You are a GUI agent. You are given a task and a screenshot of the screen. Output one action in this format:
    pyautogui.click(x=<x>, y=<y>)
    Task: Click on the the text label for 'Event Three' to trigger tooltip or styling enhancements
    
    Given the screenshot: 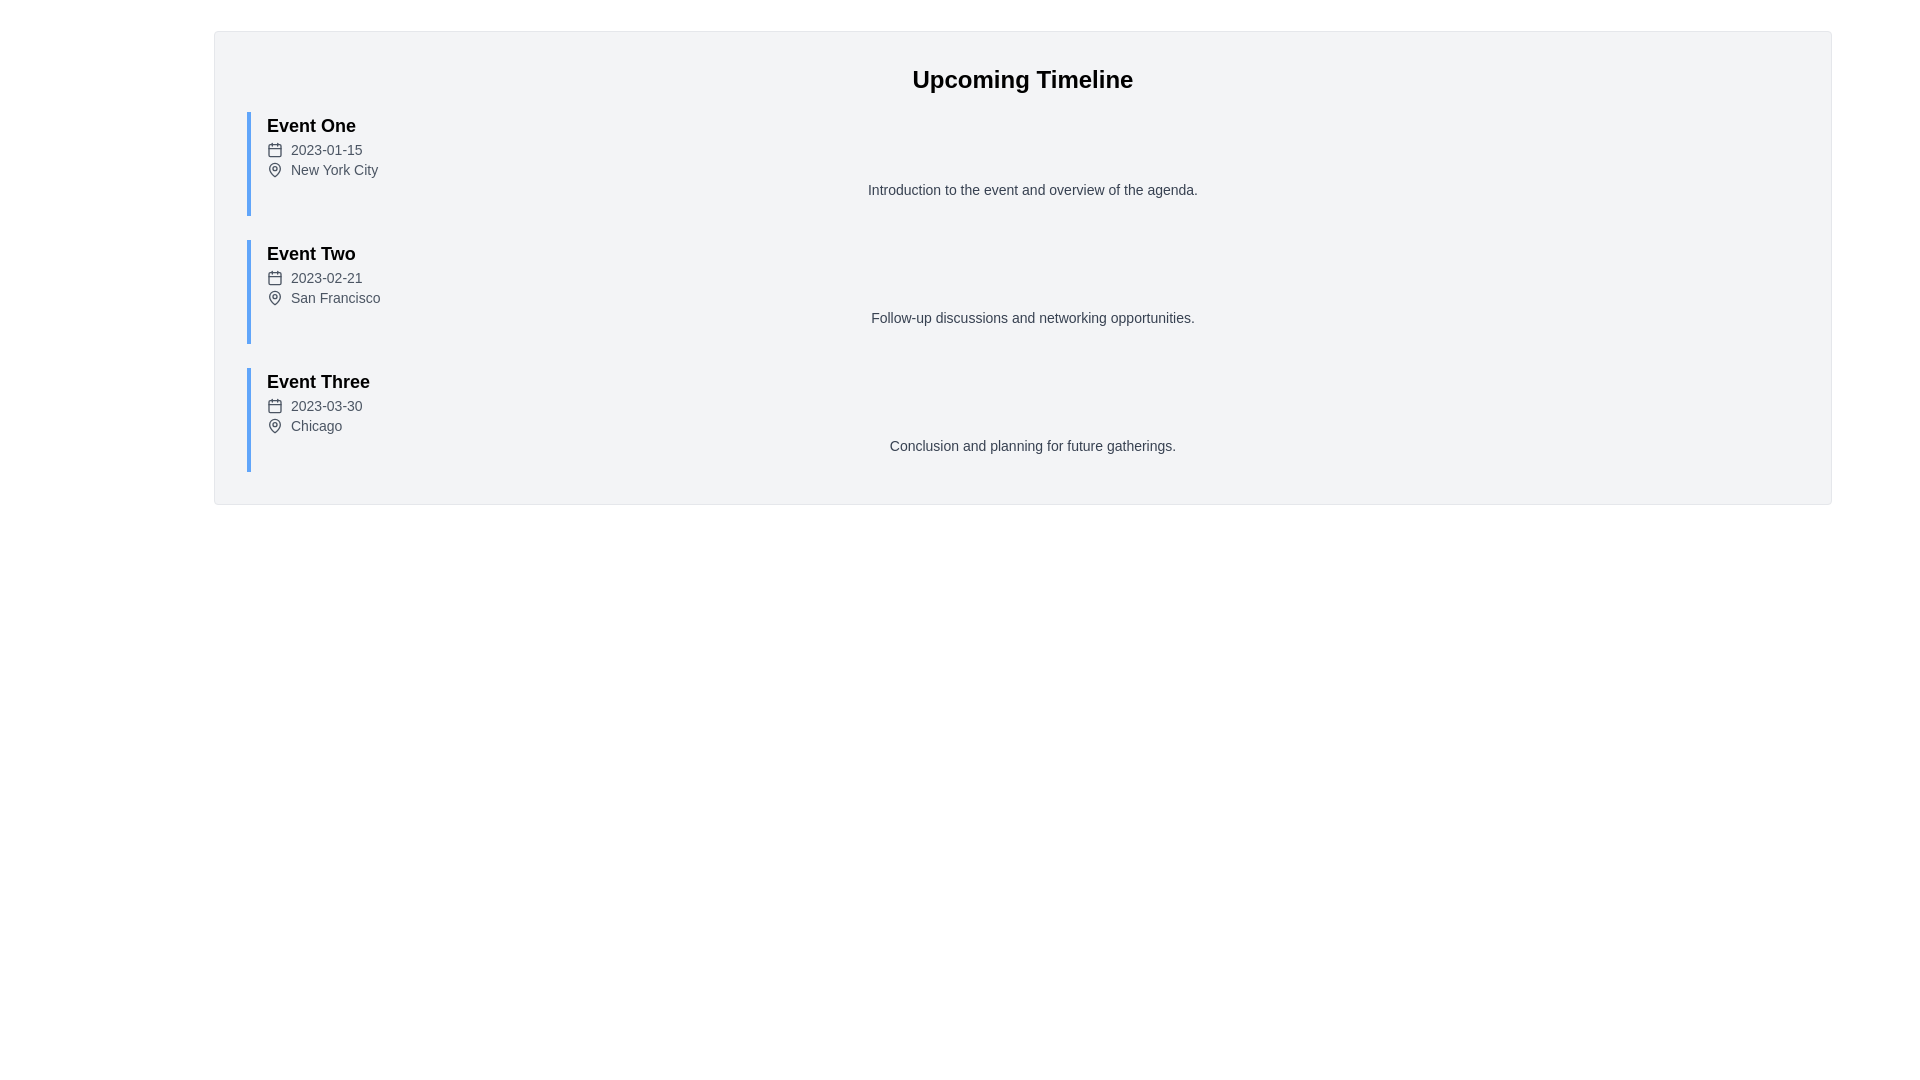 What is the action you would take?
    pyautogui.click(x=317, y=381)
    